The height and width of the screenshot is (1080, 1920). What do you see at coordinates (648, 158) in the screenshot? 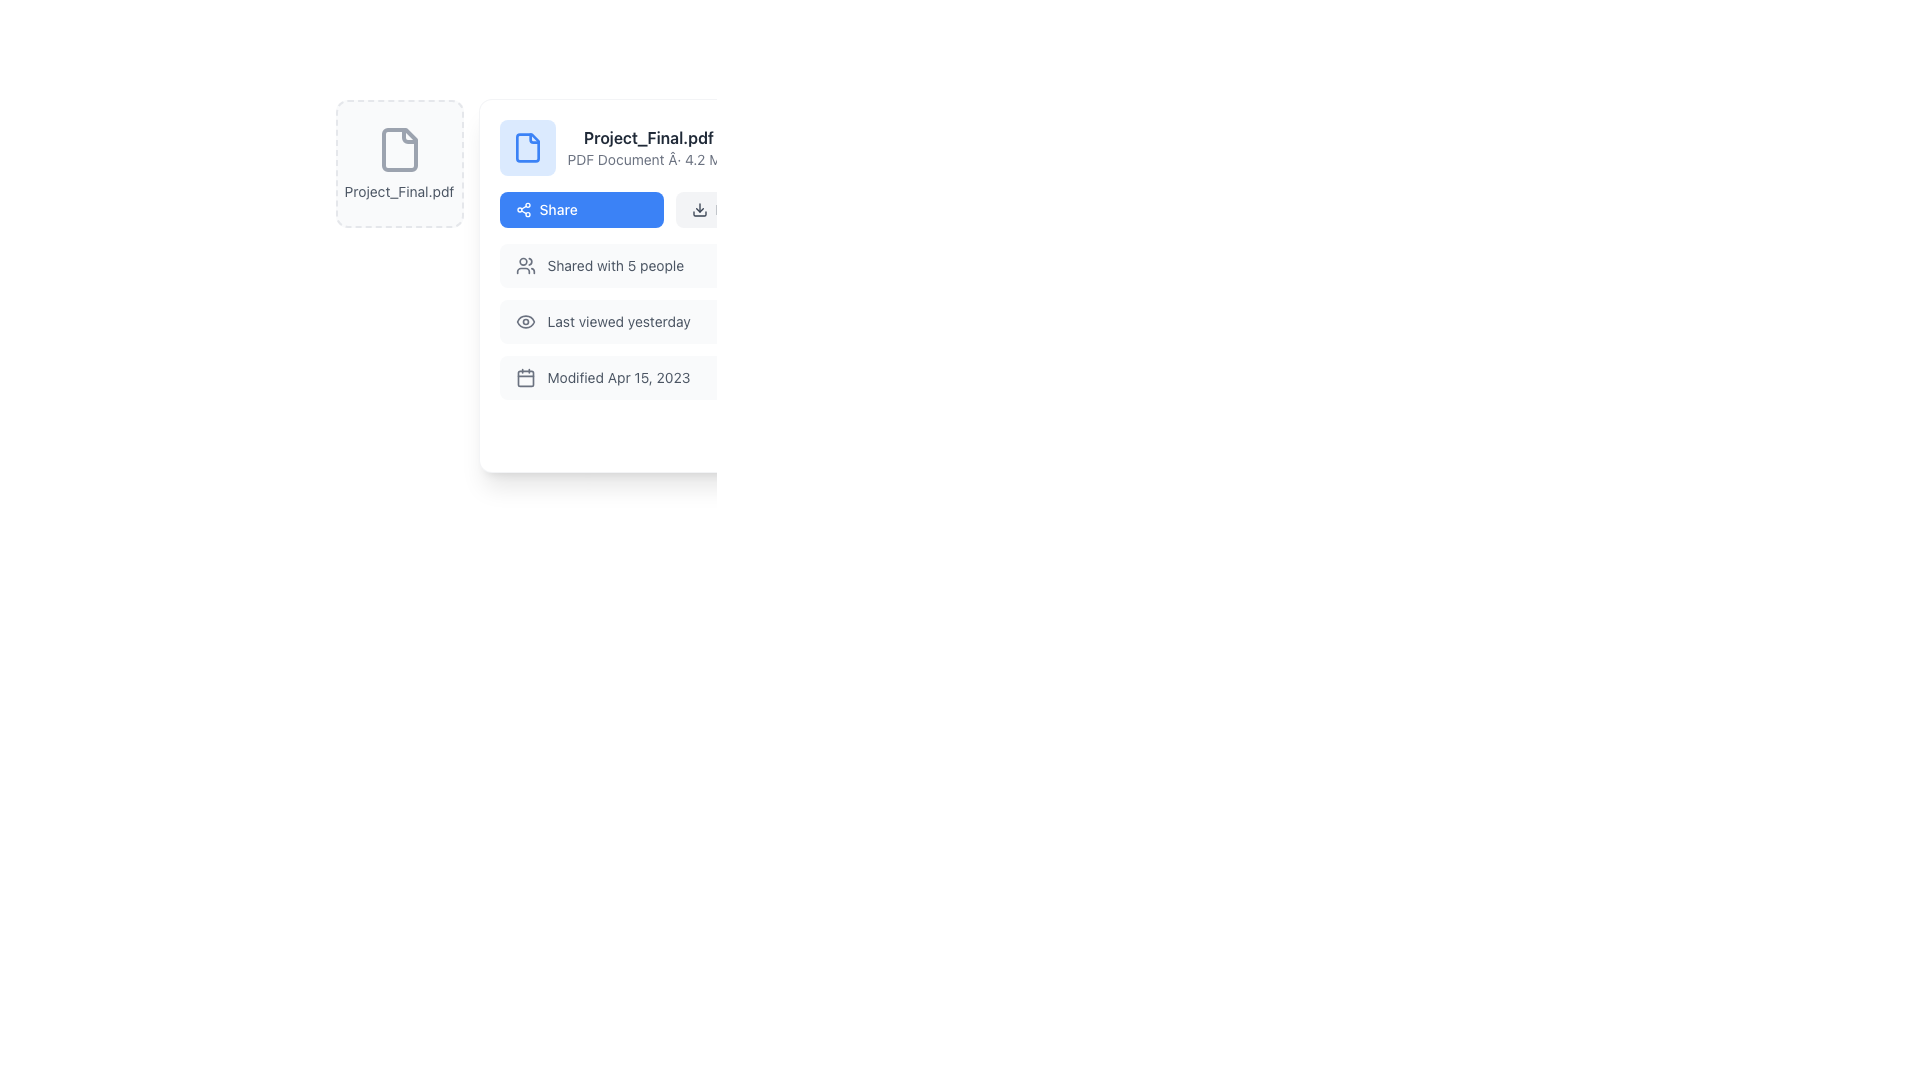
I see `the text display element that shows 'PDF Document Â· 4.2 MB', located beneath the file name 'Project_Final.pdf' in the details pane` at bounding box center [648, 158].